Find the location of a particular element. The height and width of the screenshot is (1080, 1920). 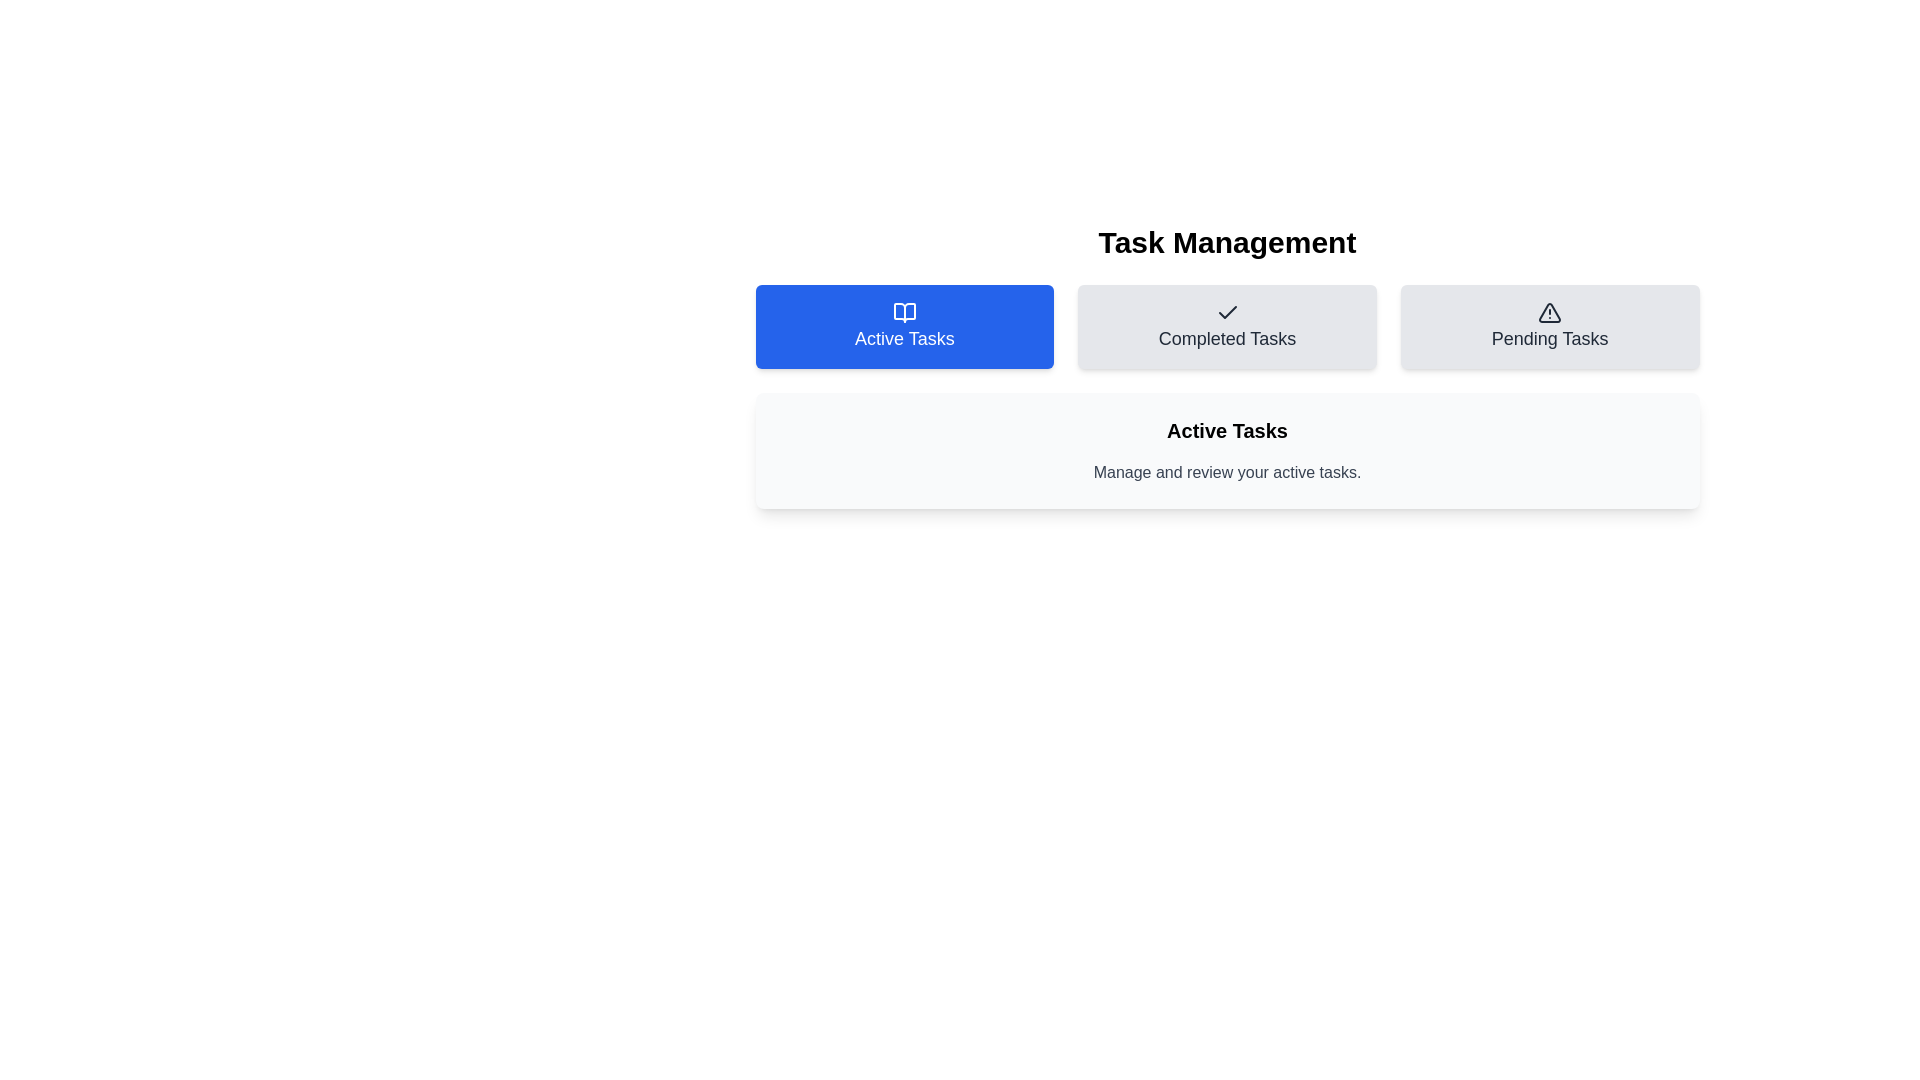

the tab labeled 'Pending Tasks' is located at coordinates (1549, 326).